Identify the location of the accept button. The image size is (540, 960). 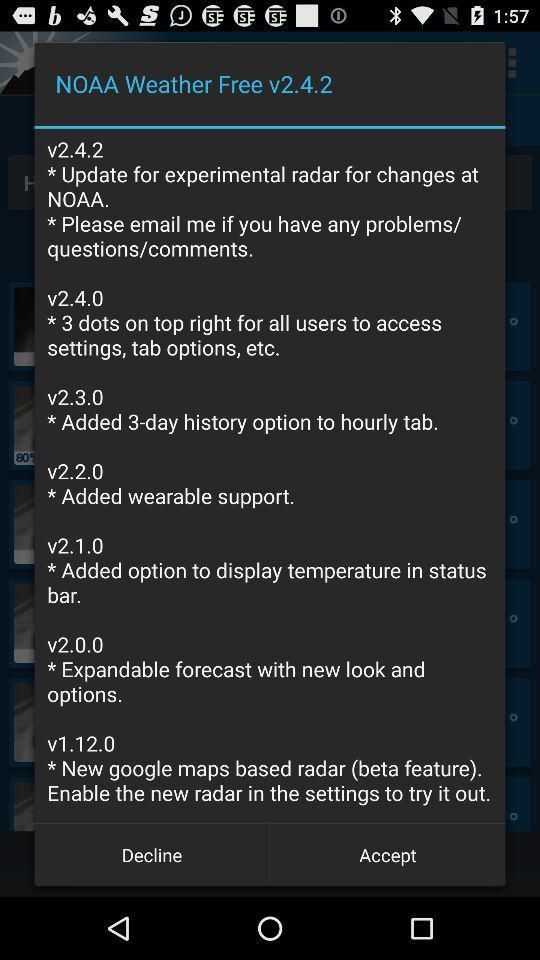
(387, 853).